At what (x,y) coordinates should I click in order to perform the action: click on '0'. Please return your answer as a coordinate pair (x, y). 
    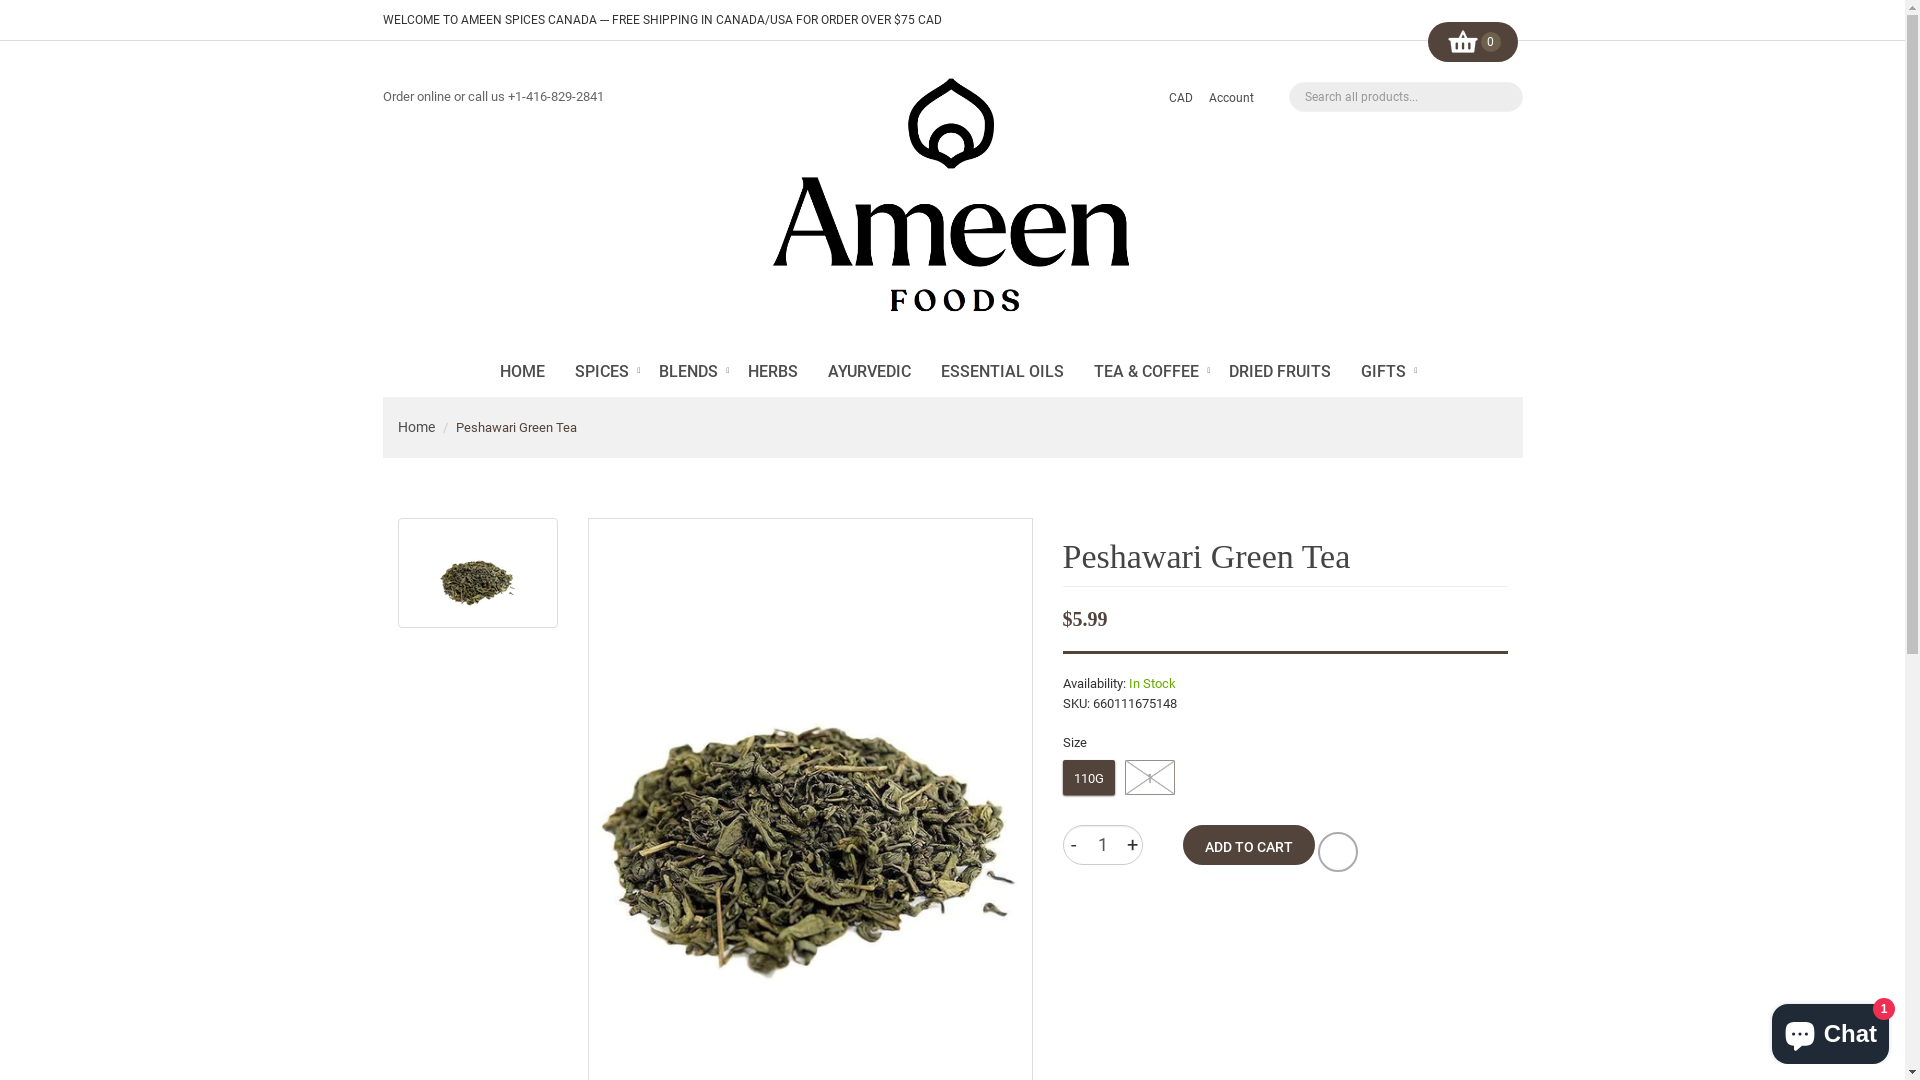
    Looking at the image, I should click on (1473, 42).